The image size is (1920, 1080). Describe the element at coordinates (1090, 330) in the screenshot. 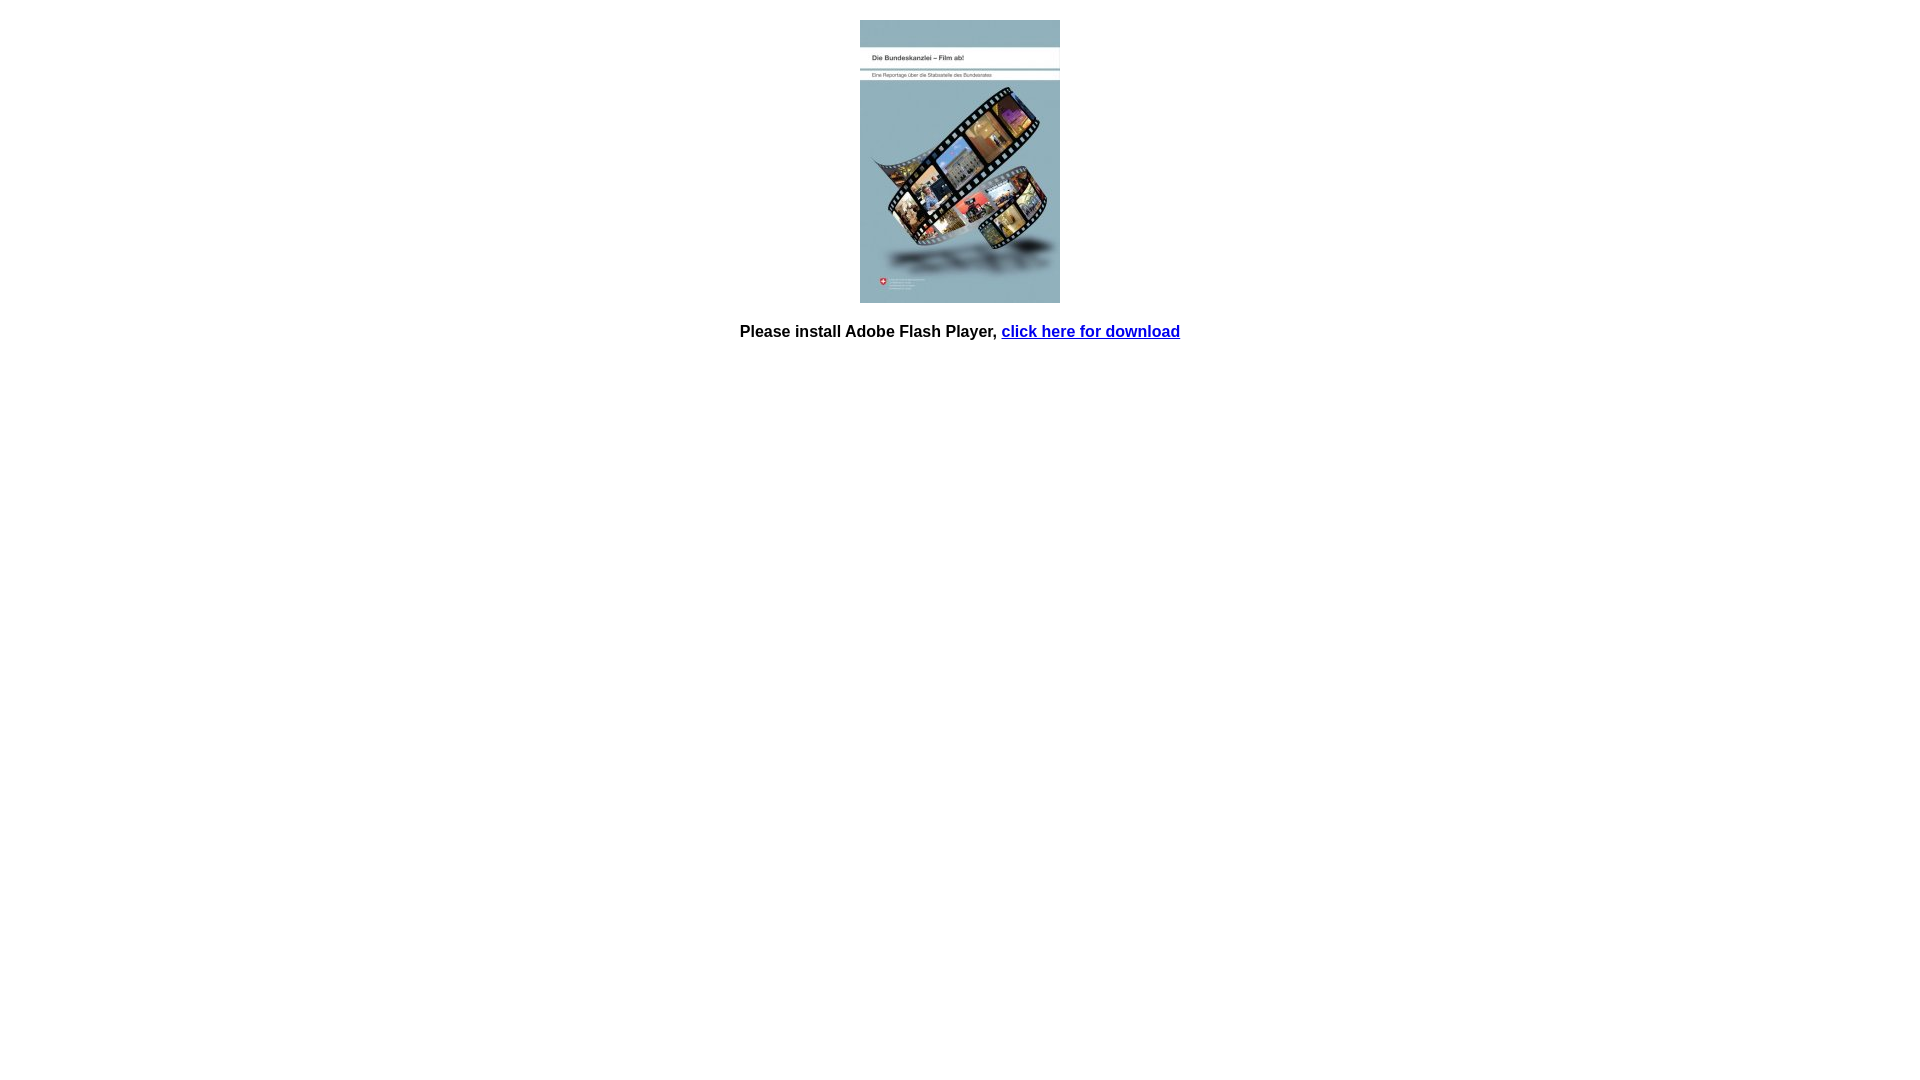

I see `'click here for download'` at that location.